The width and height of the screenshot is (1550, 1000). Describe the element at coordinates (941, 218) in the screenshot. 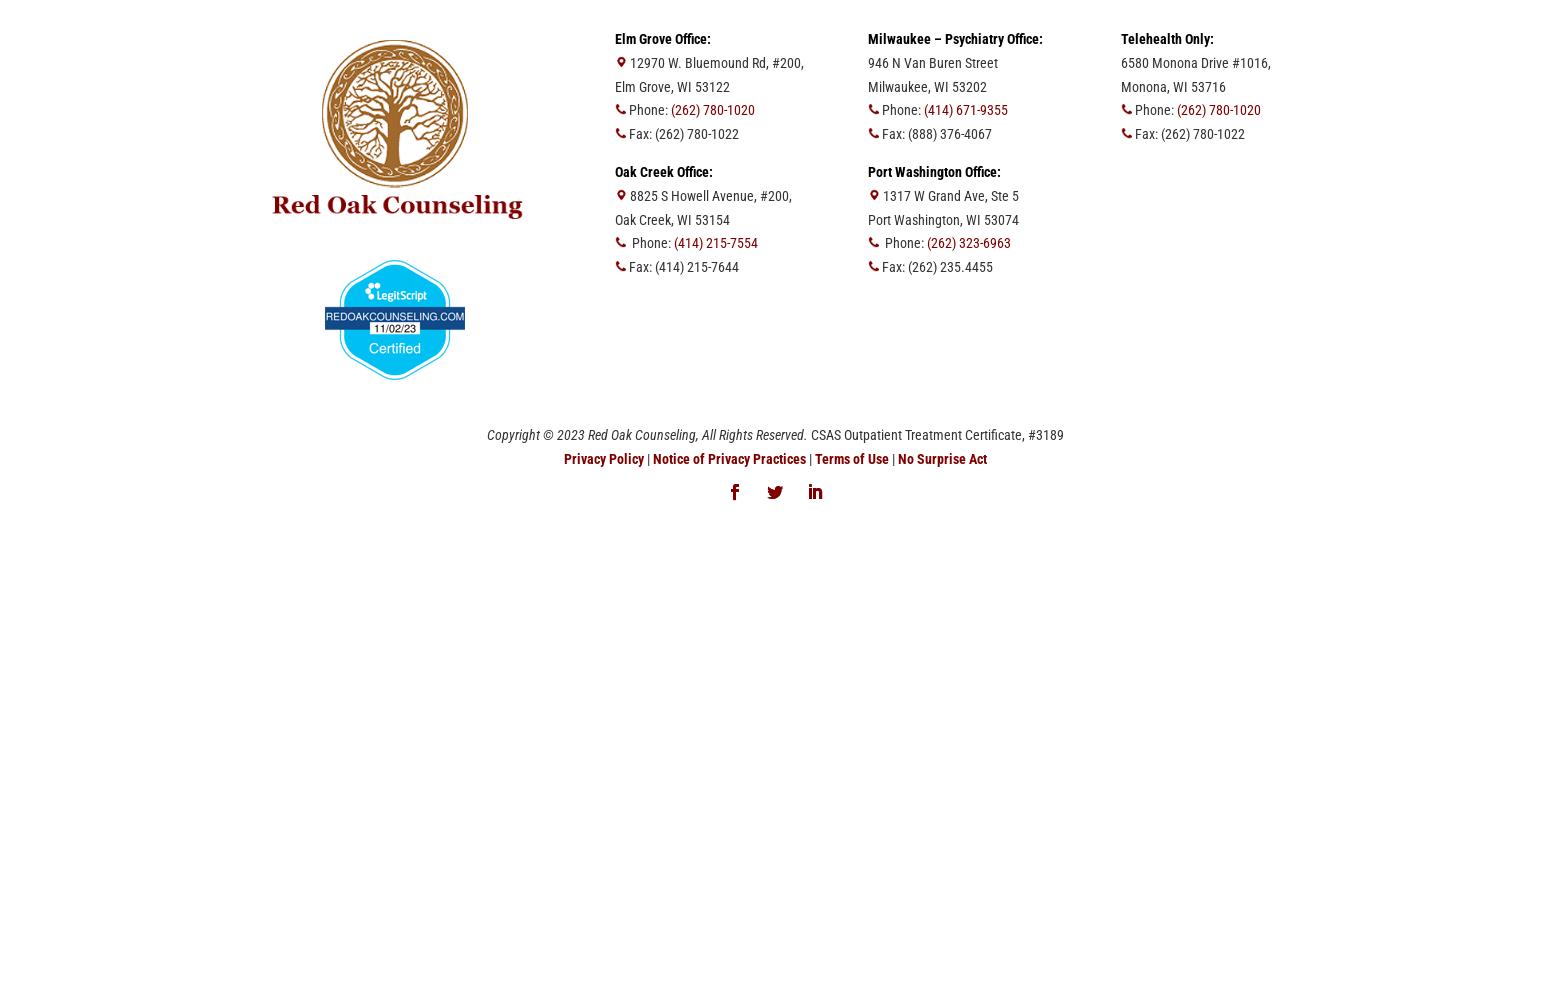

I see `'Port Washington, WI 53074'` at that location.